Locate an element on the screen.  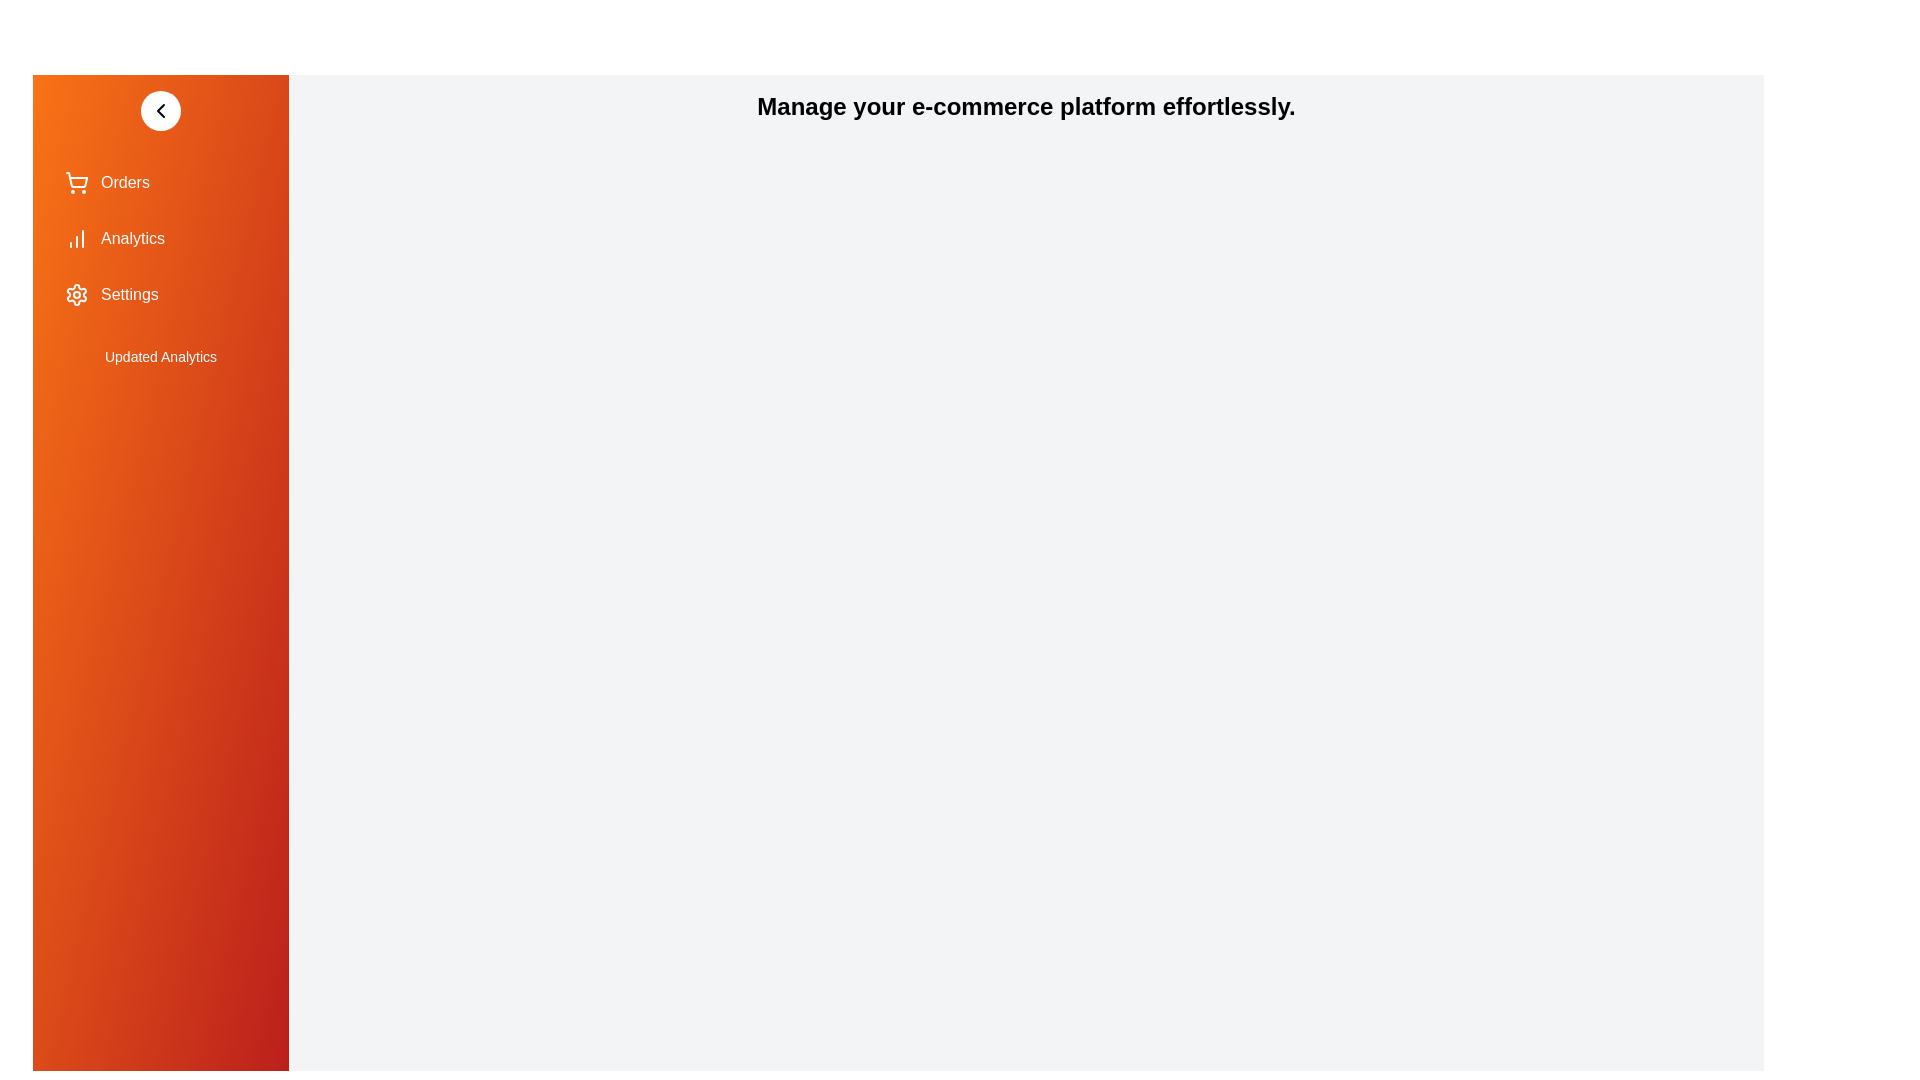
toggle button to change the drawer's state is located at coordinates (161, 111).